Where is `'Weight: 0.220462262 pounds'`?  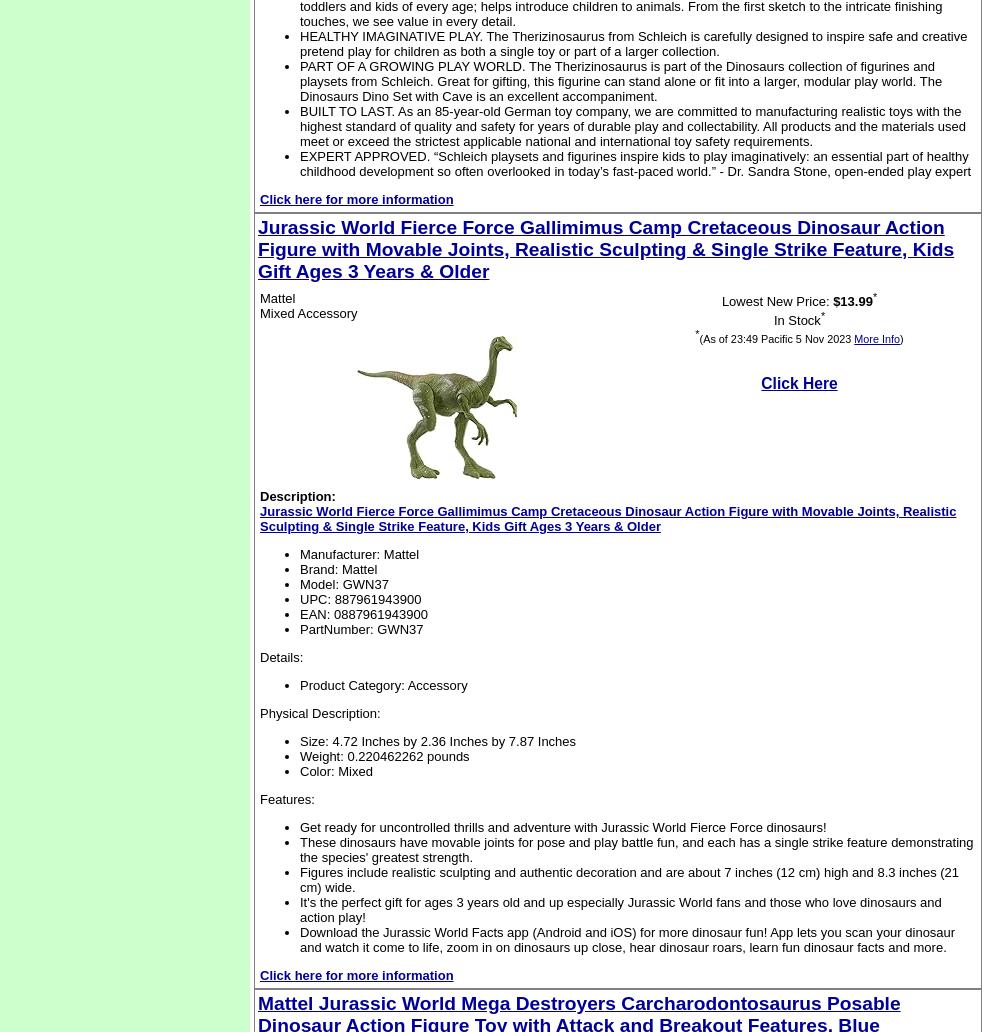
'Weight: 0.220462262 pounds' is located at coordinates (383, 755).